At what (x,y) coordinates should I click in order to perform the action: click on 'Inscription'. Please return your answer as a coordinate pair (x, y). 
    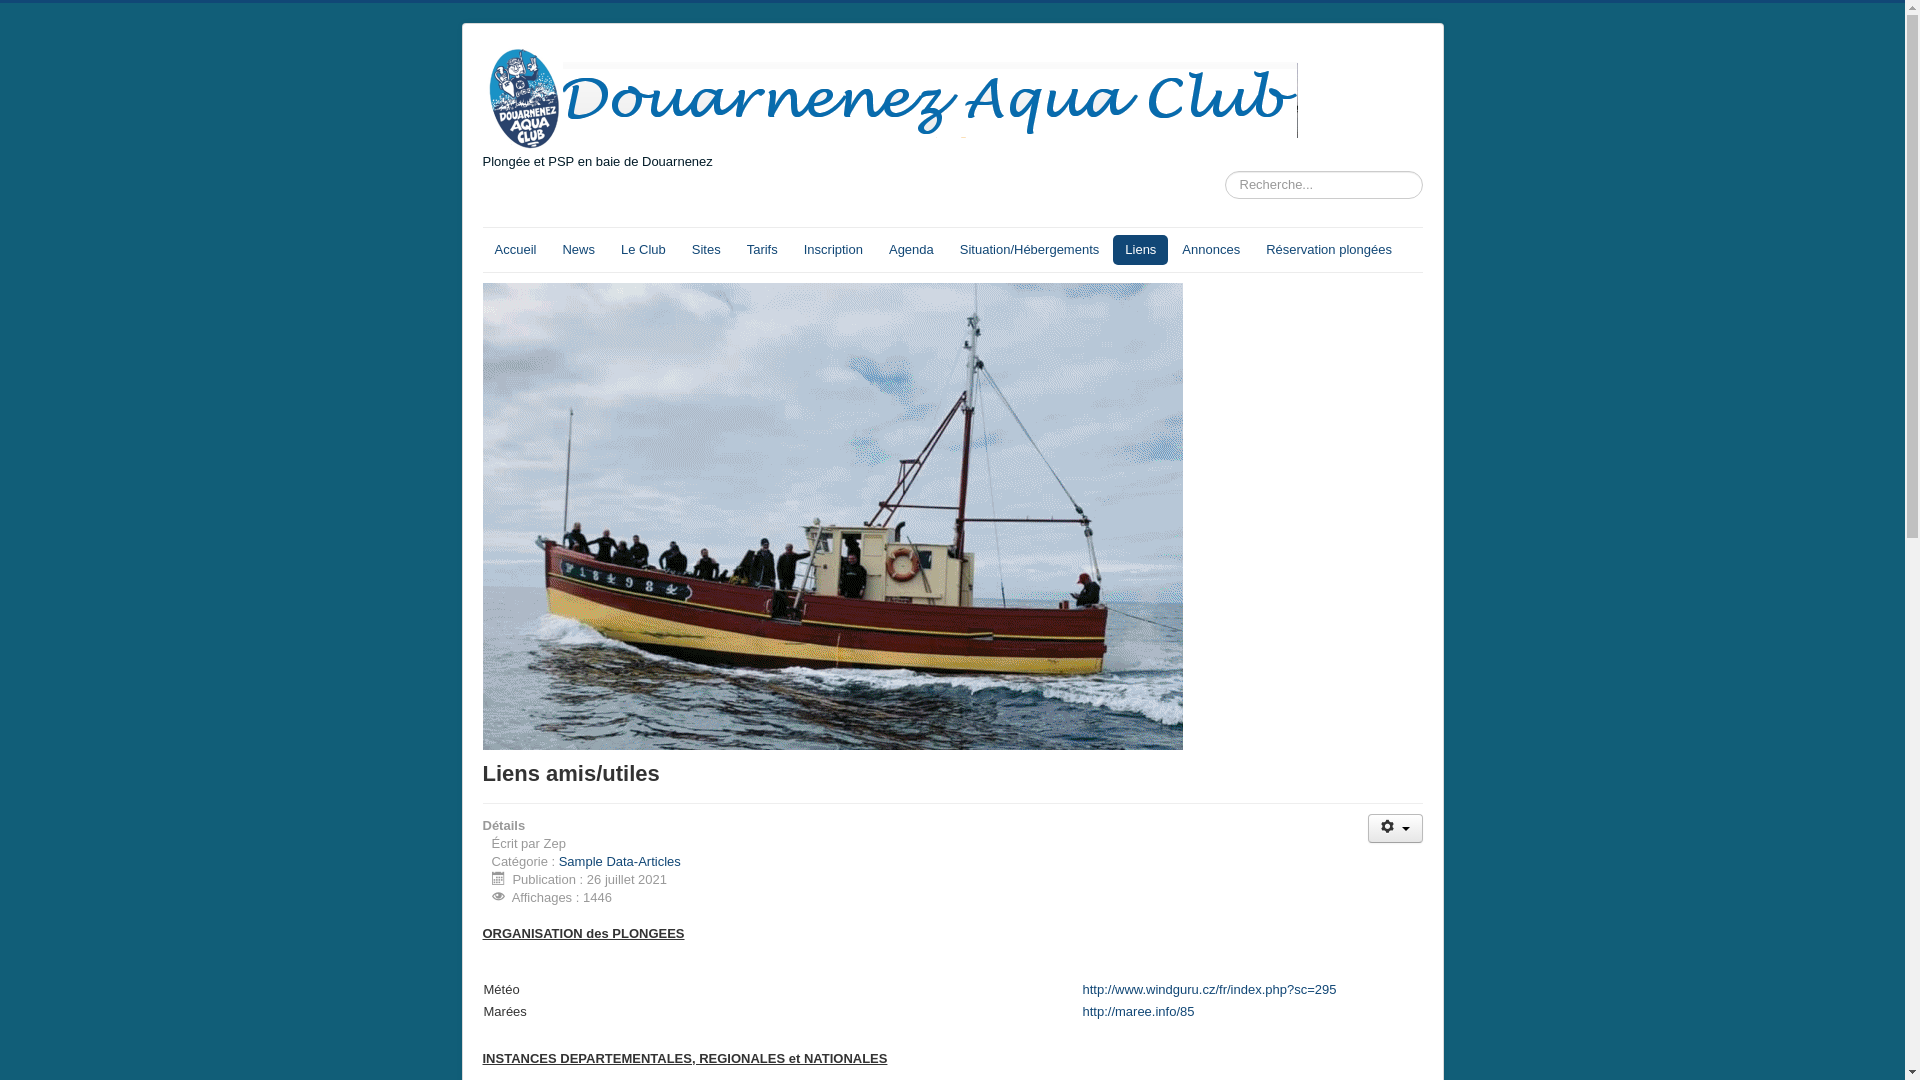
    Looking at the image, I should click on (833, 249).